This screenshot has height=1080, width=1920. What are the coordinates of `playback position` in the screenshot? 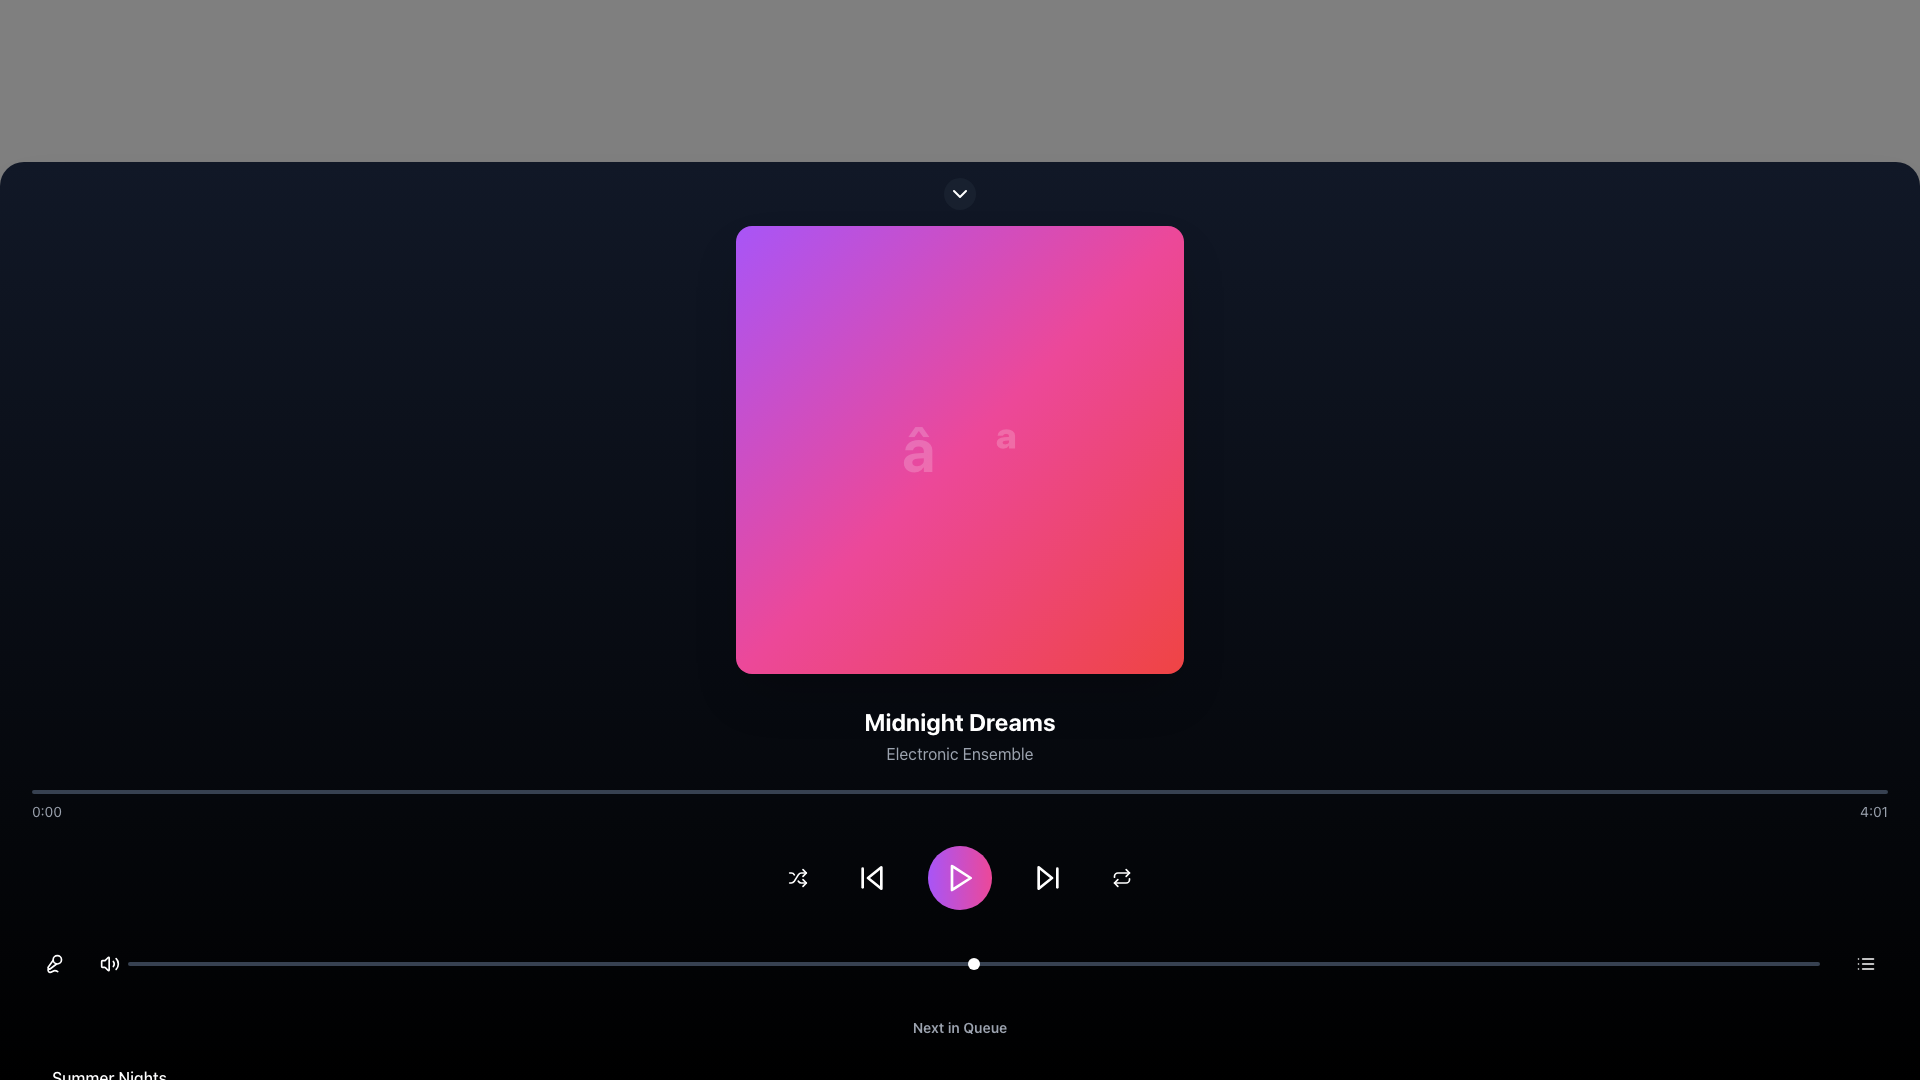 It's located at (884, 790).